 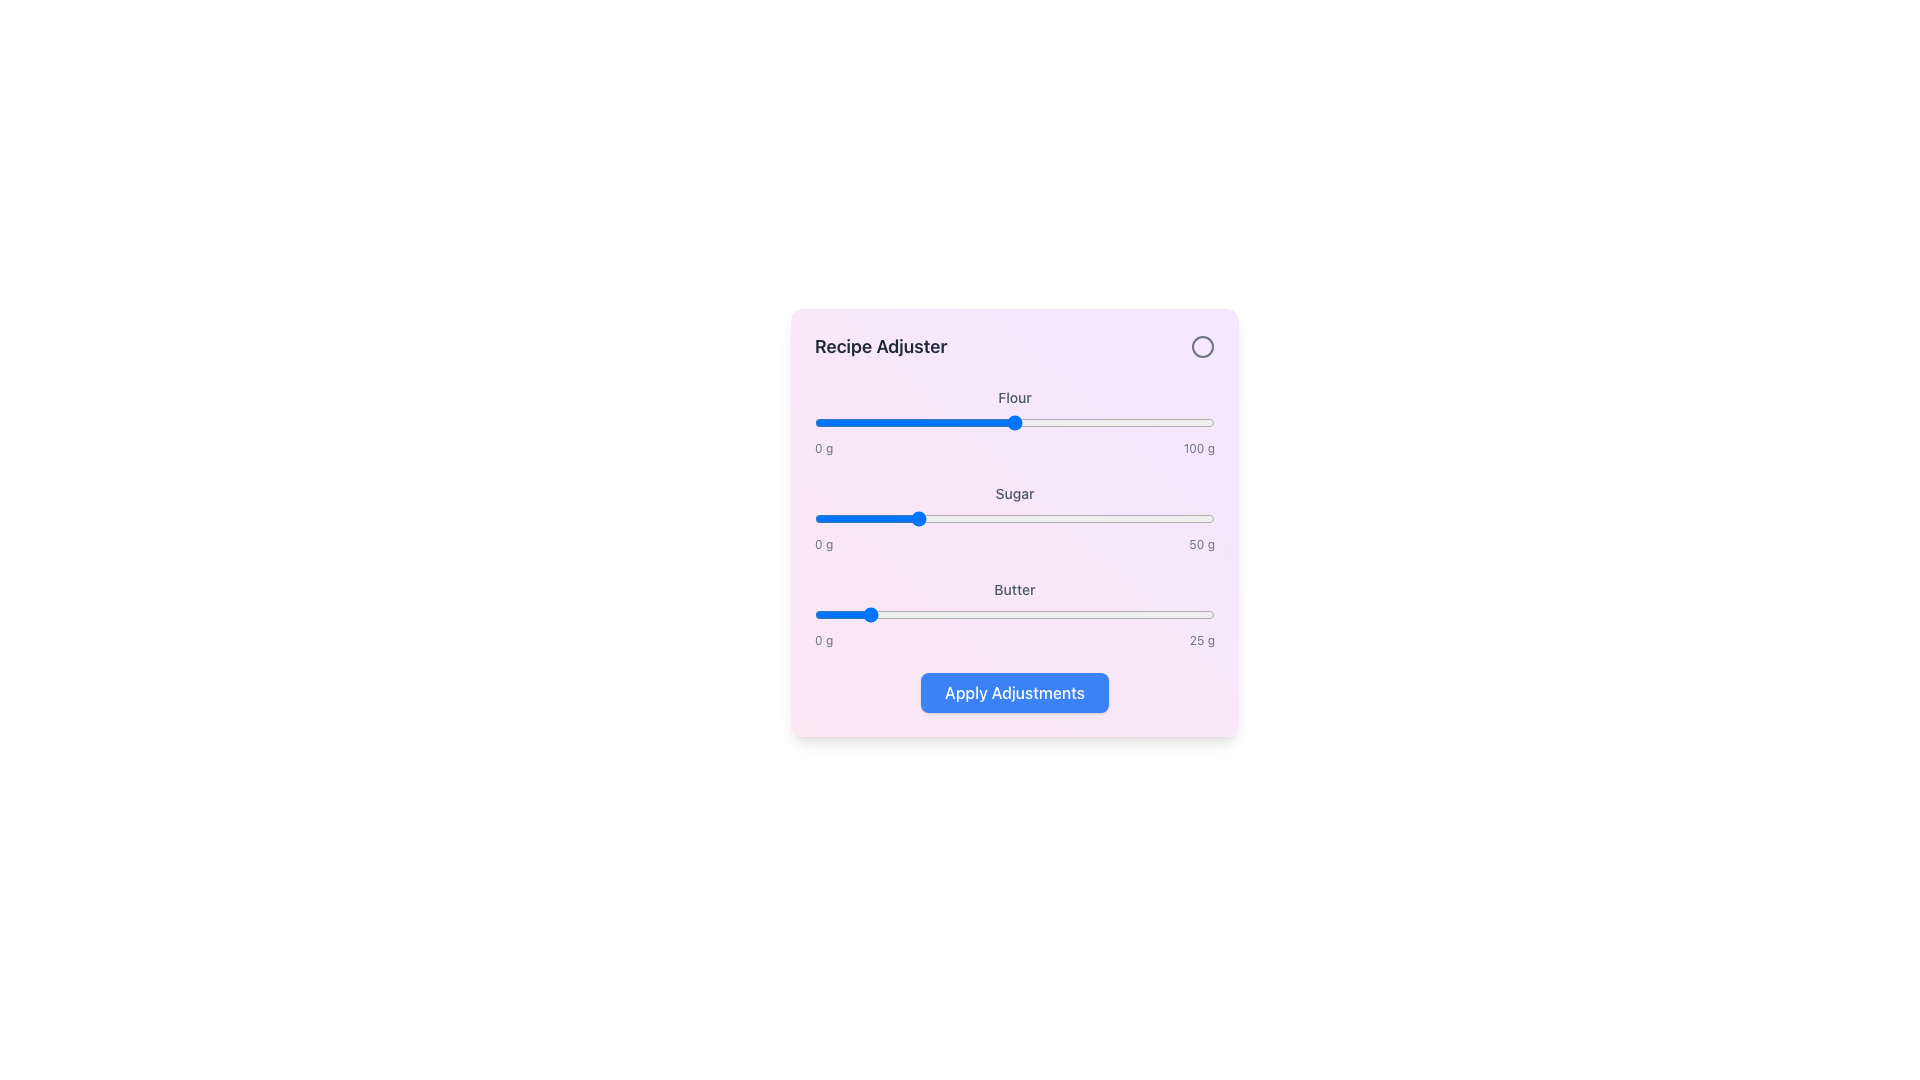 What do you see at coordinates (970, 518) in the screenshot?
I see `sugar slider` at bounding box center [970, 518].